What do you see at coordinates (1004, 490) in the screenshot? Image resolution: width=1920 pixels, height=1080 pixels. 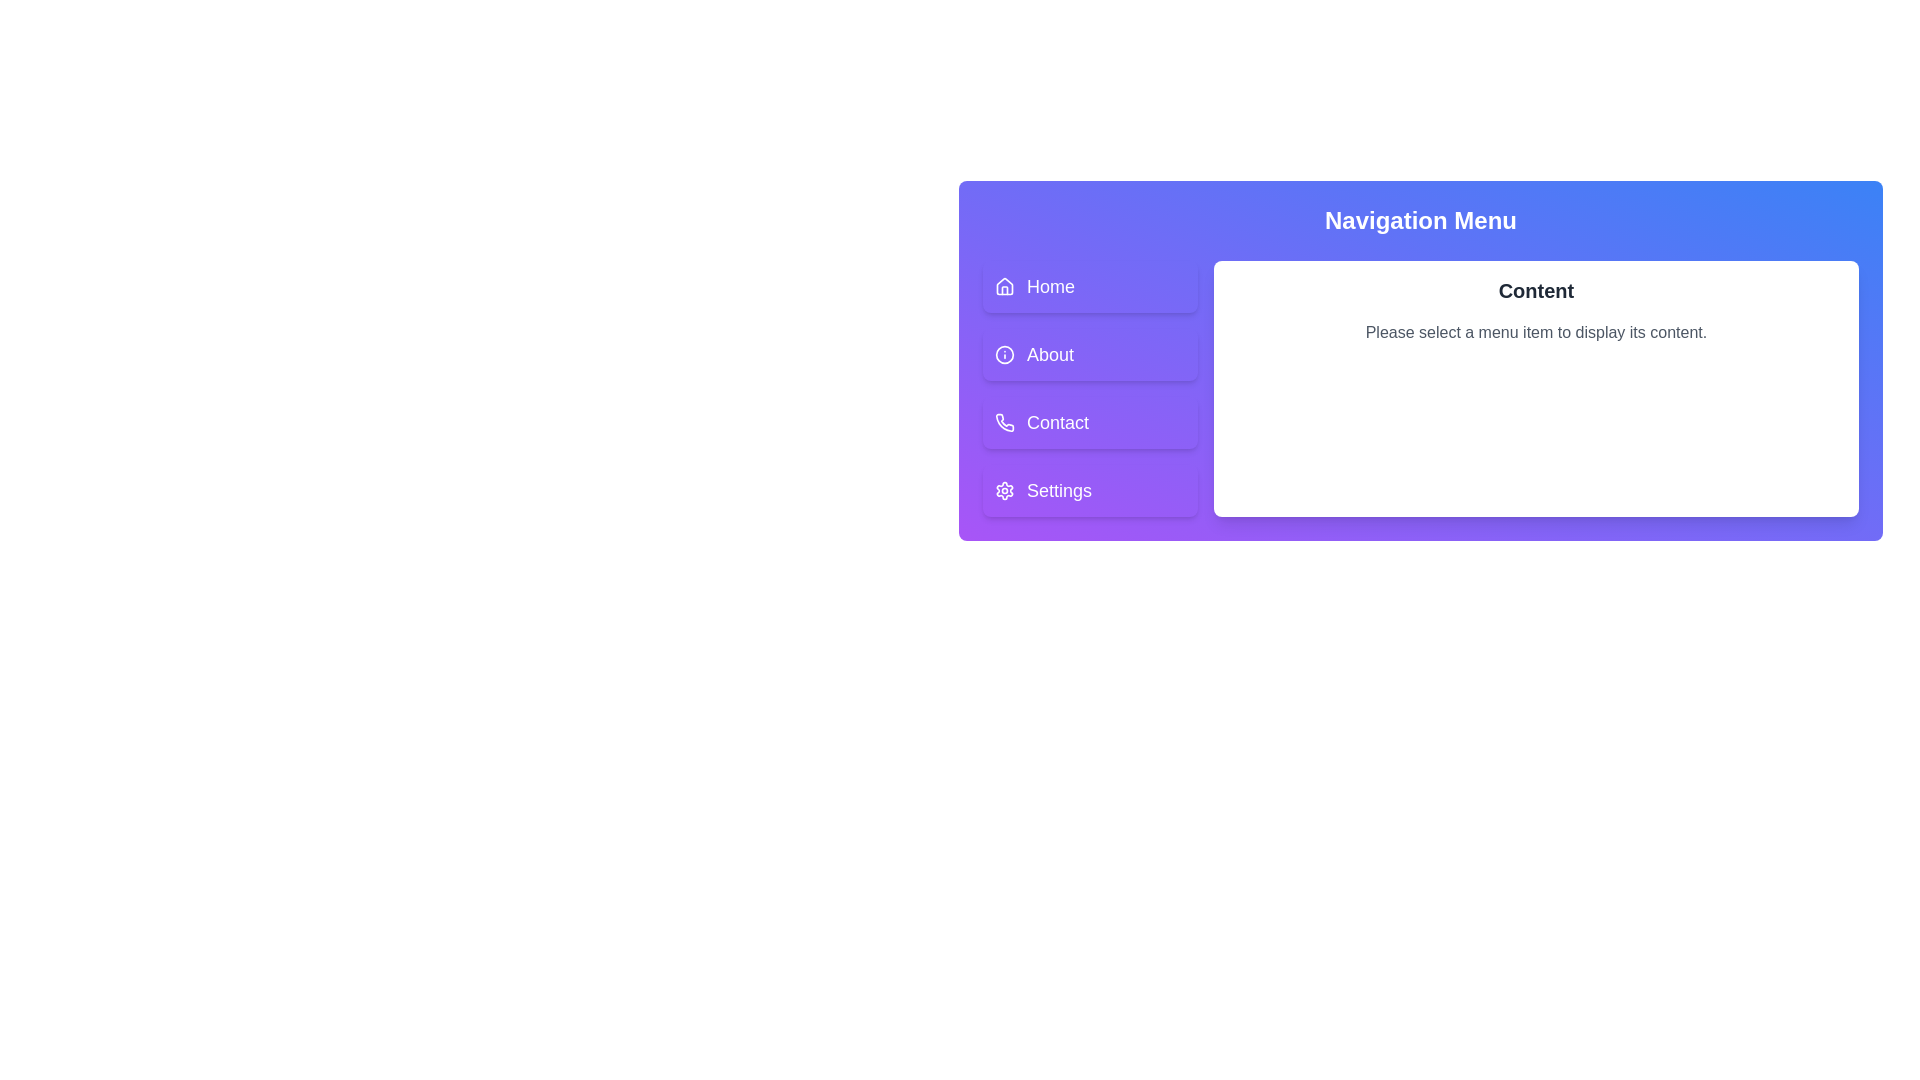 I see `the gear icon representing 'settings' located in the bottom-left navigation menu, specifically the fourth menu item labeled 'Settings'` at bounding box center [1004, 490].